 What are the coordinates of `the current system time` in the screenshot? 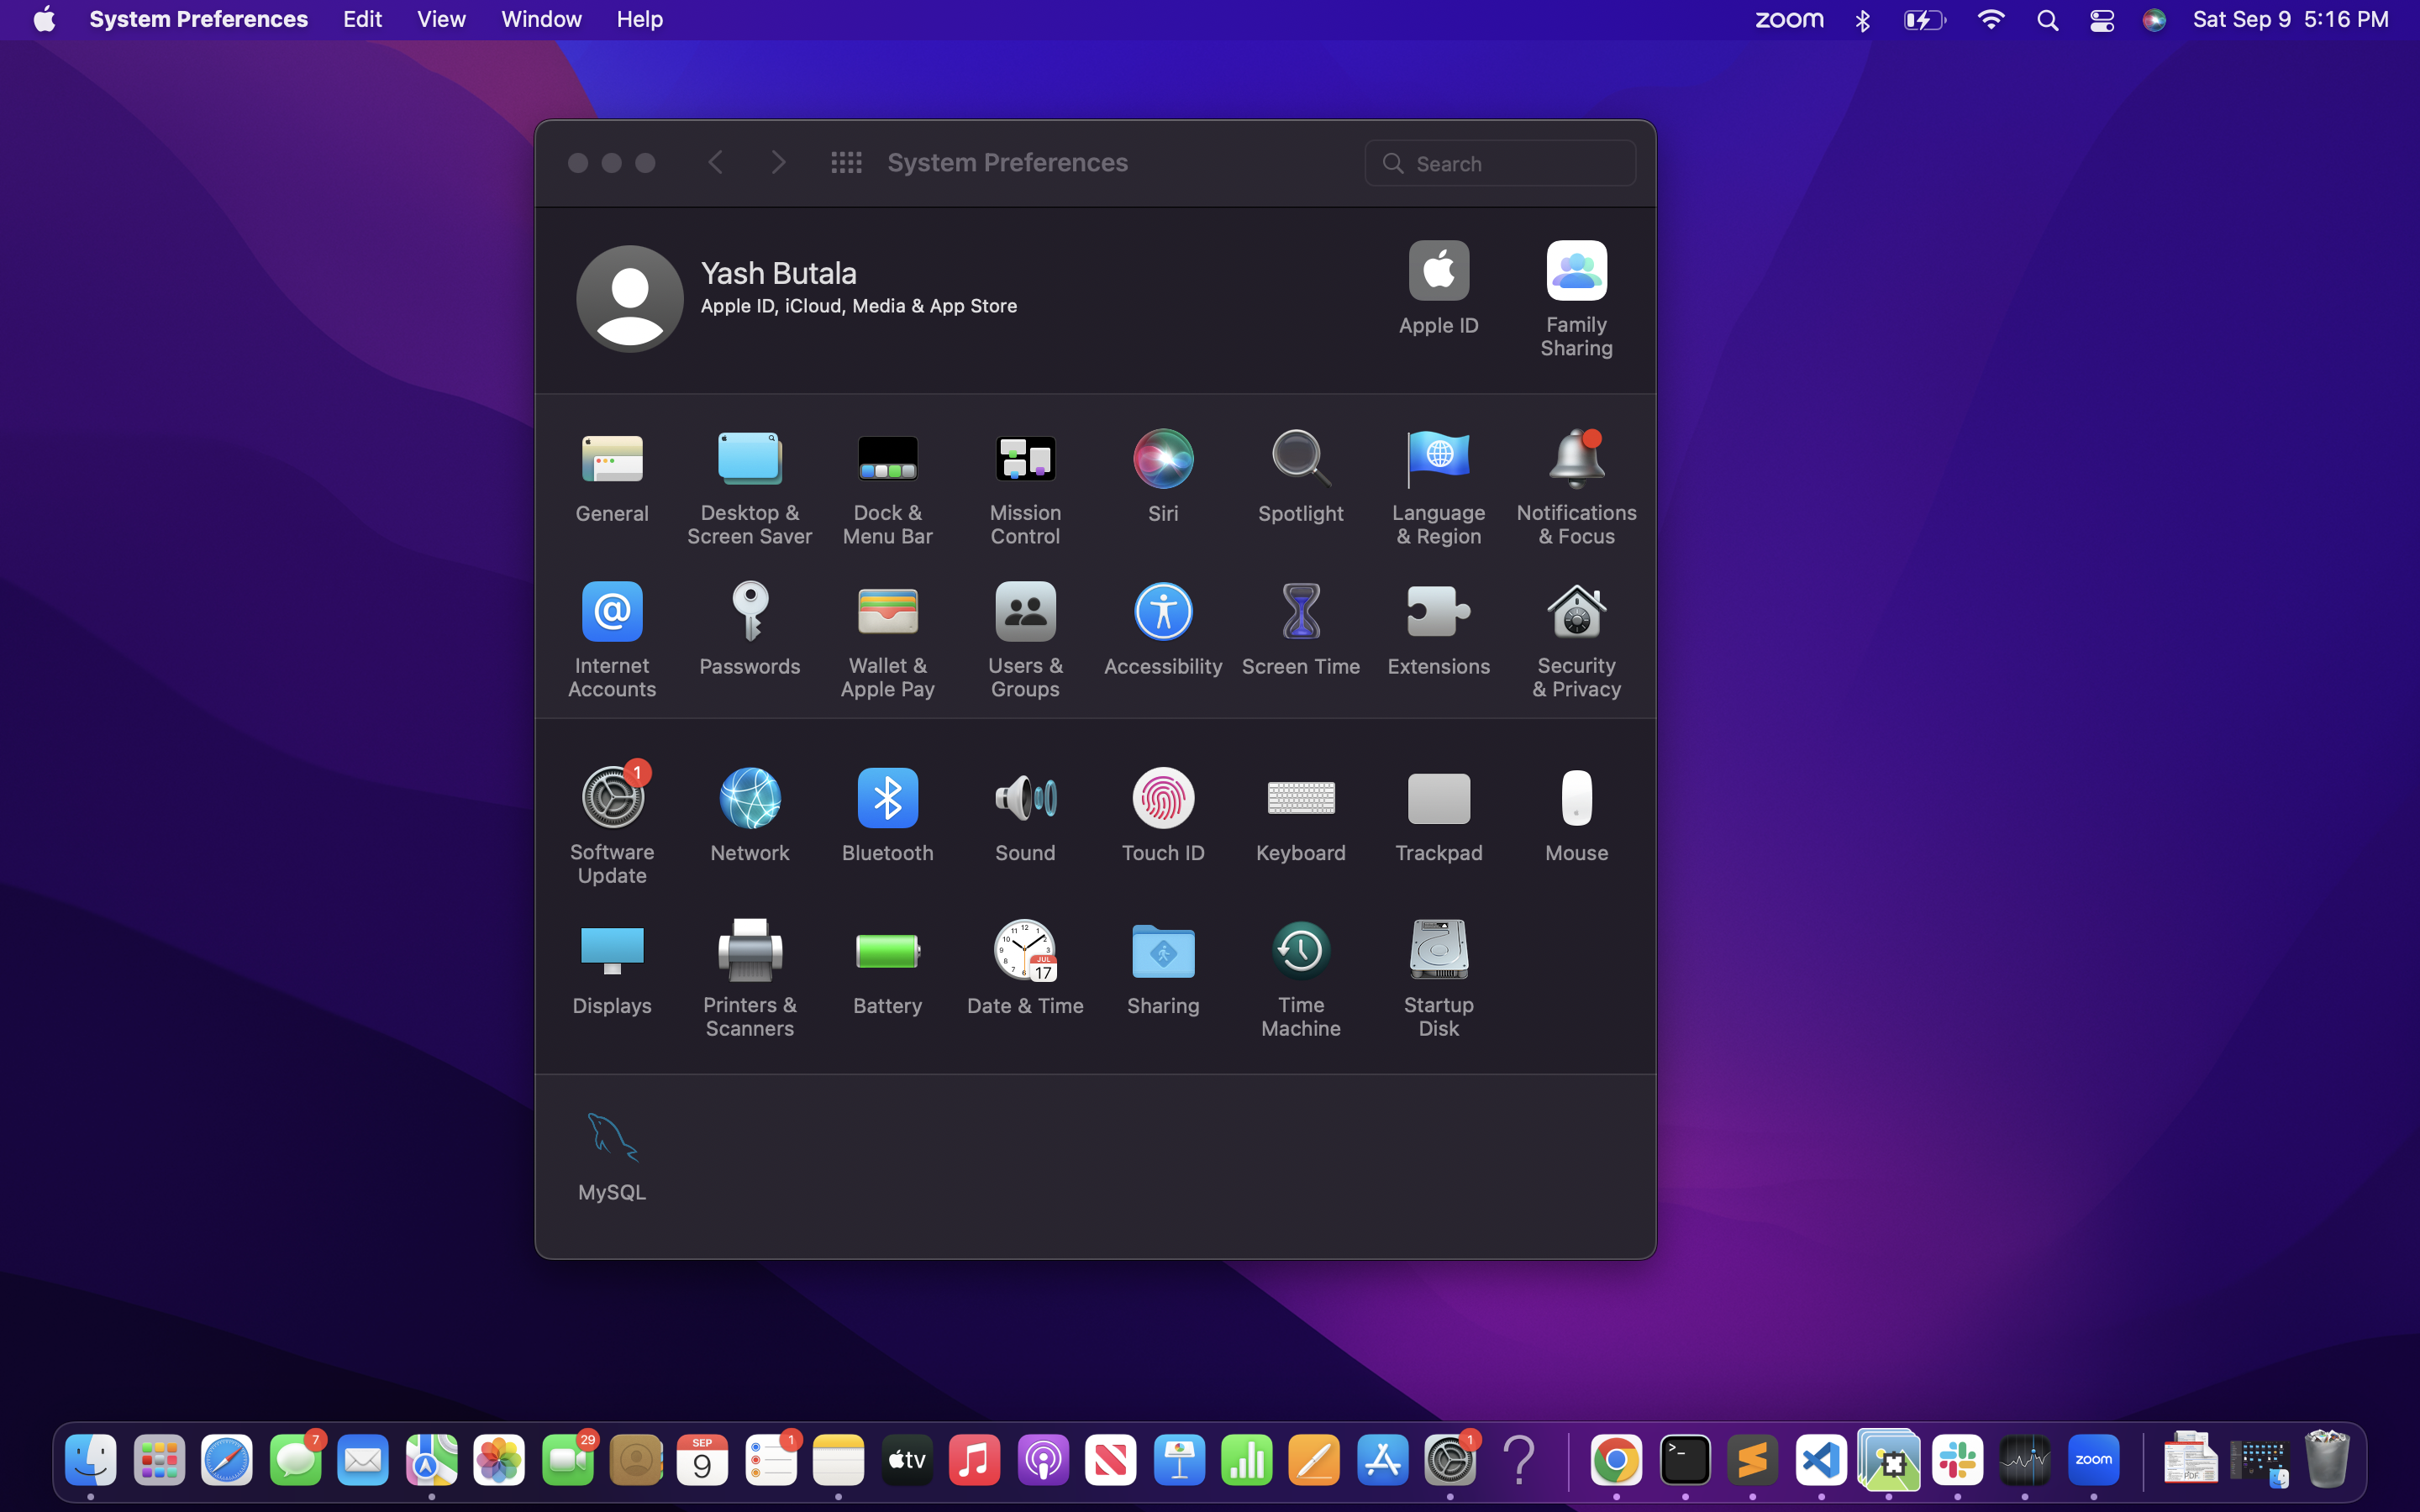 It's located at (1025, 971).